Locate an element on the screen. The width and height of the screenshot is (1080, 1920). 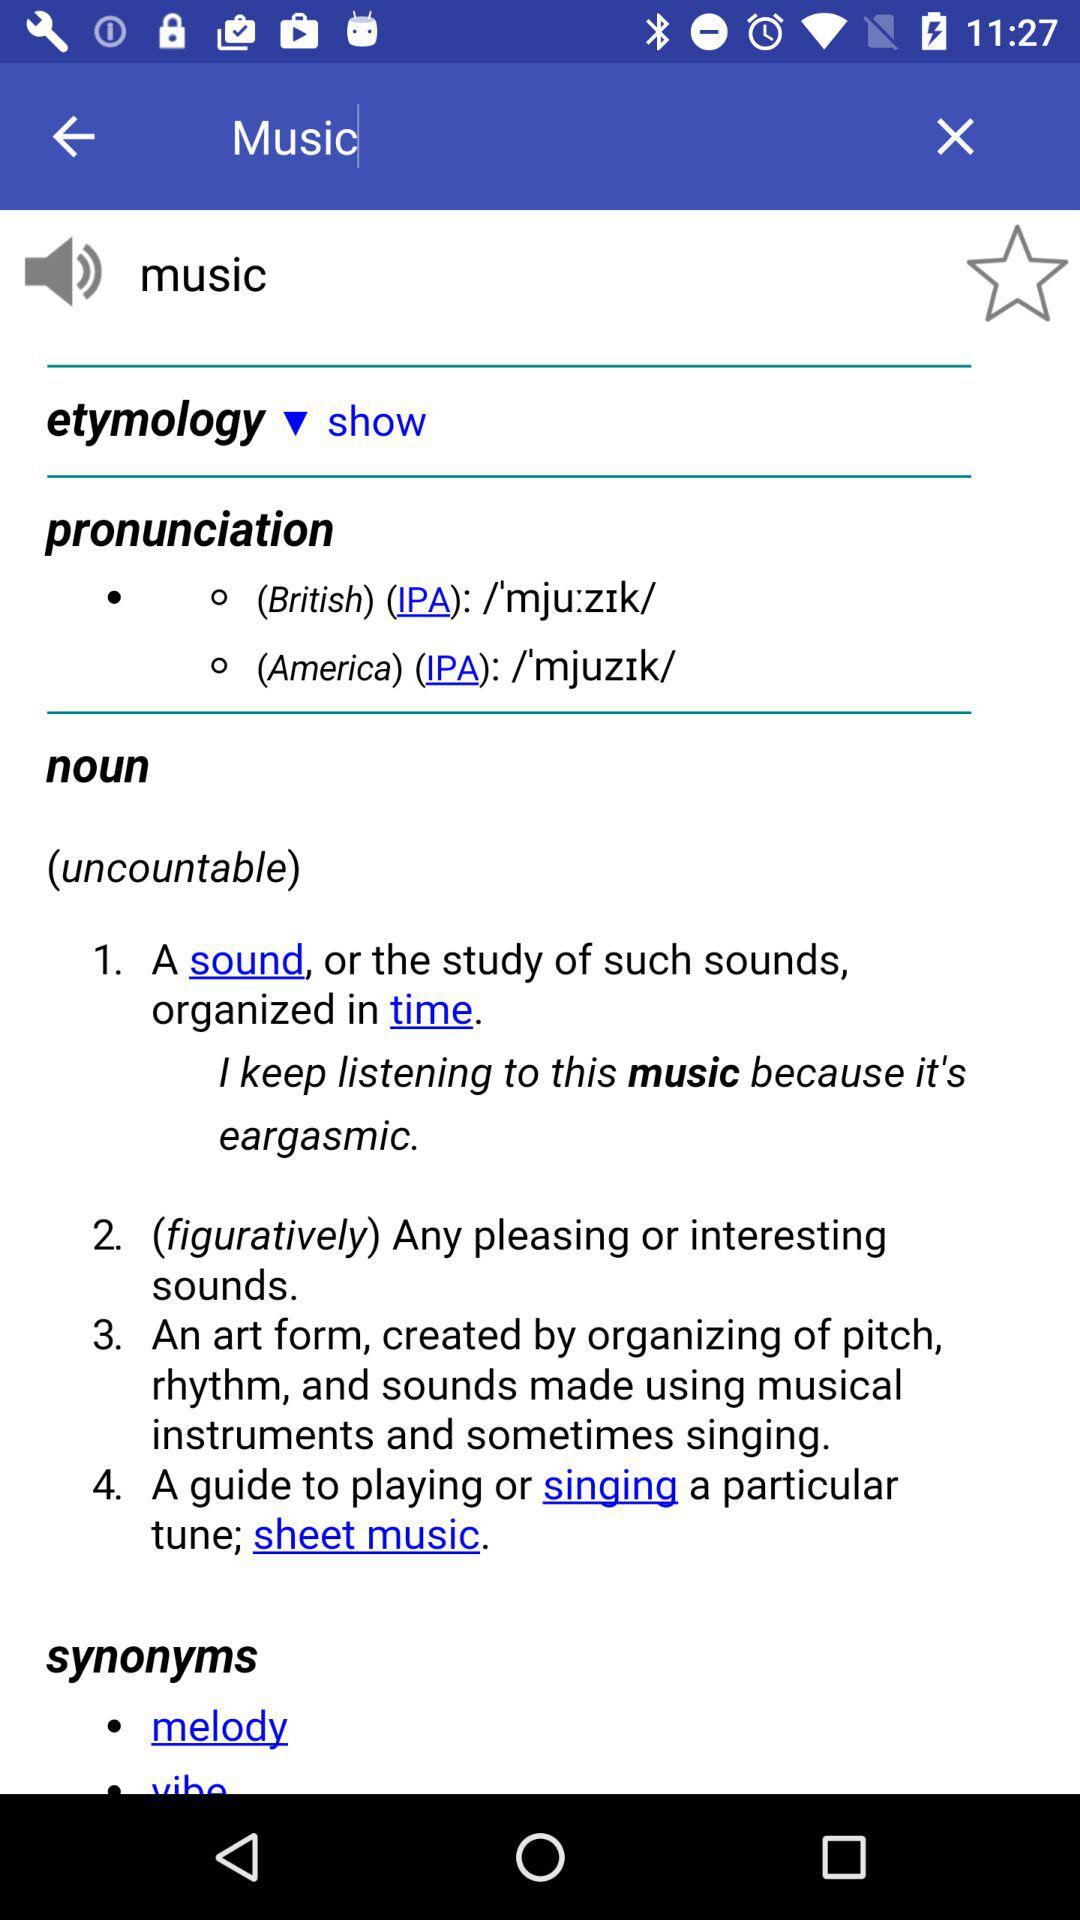
the volume icon is located at coordinates (61, 272).